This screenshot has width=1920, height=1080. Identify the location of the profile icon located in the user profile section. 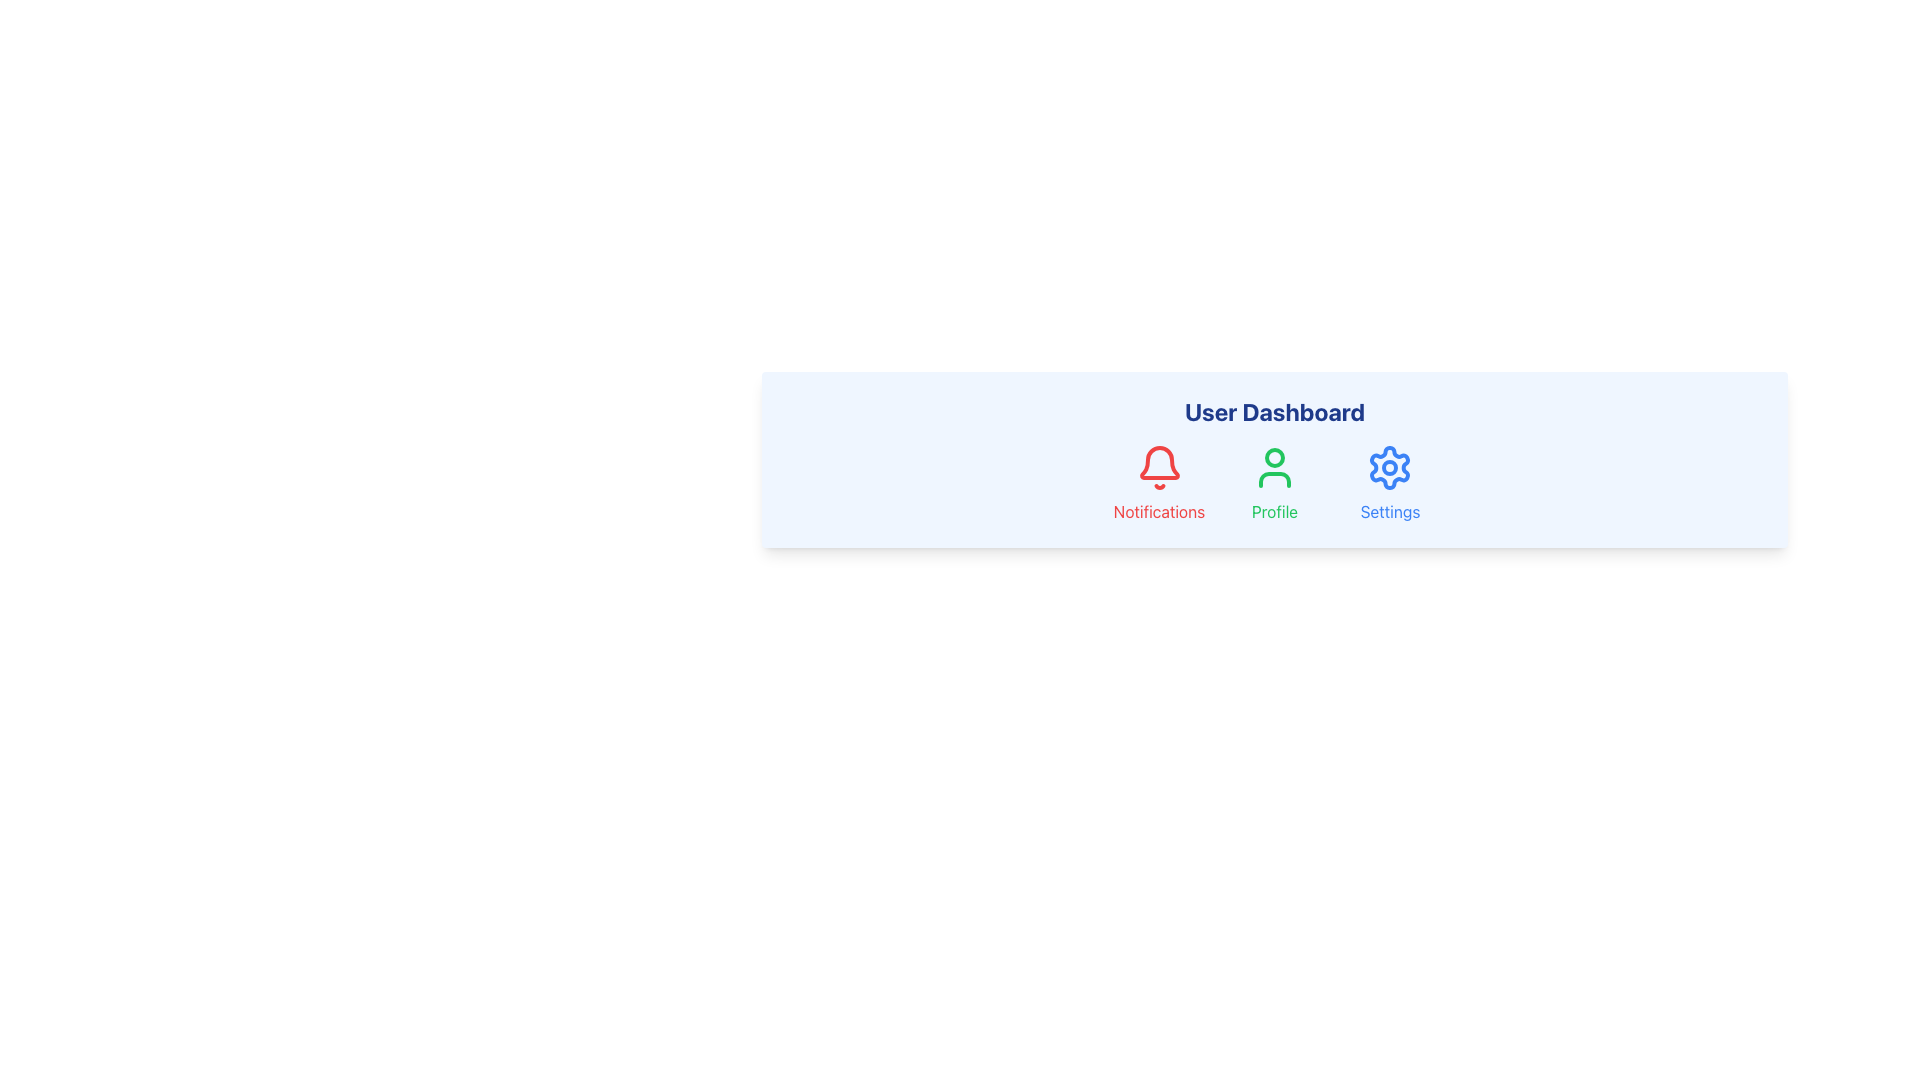
(1274, 467).